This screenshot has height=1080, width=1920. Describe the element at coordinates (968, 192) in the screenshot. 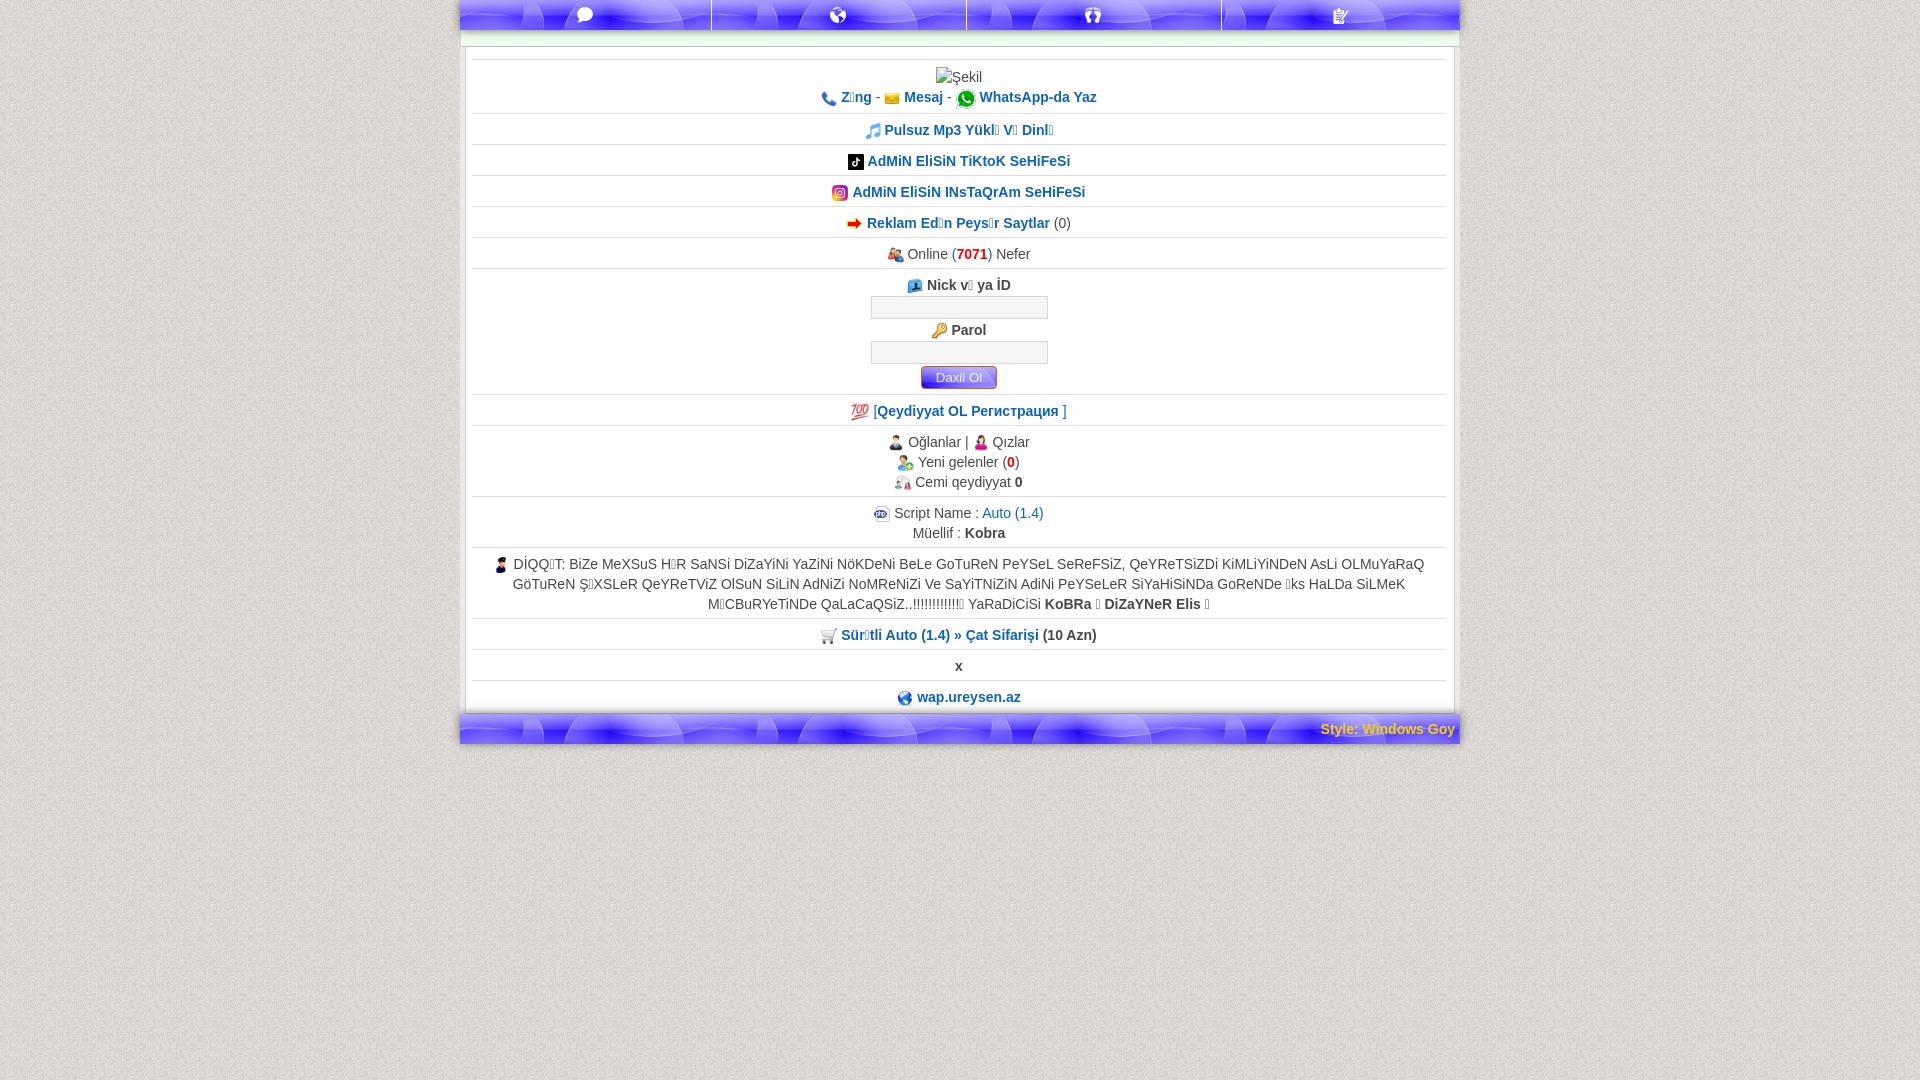

I see `'AdMiN EliSiN INsTaQrAm SeHiFeSi'` at that location.